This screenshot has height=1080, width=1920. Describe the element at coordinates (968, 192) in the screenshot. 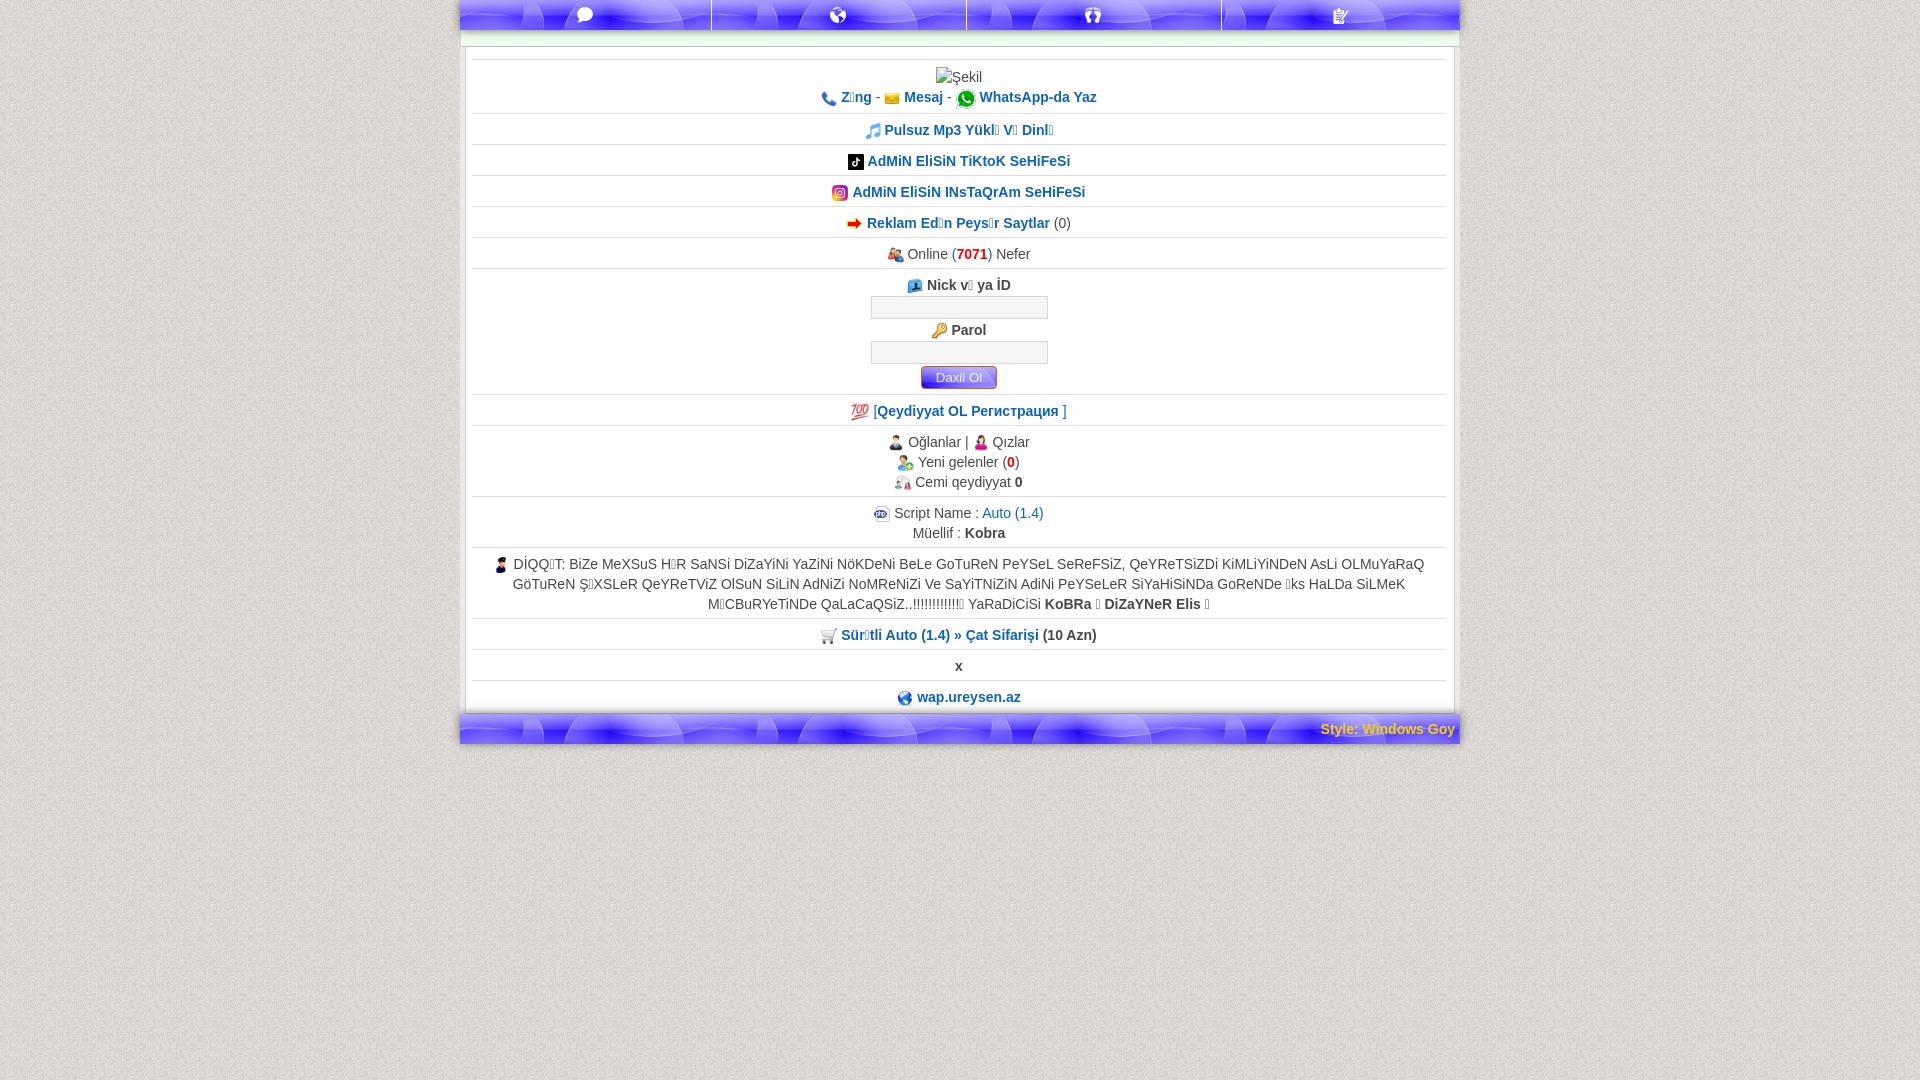

I see `'AdMiN EliSiN INsTaQrAm SeHiFeSi'` at that location.